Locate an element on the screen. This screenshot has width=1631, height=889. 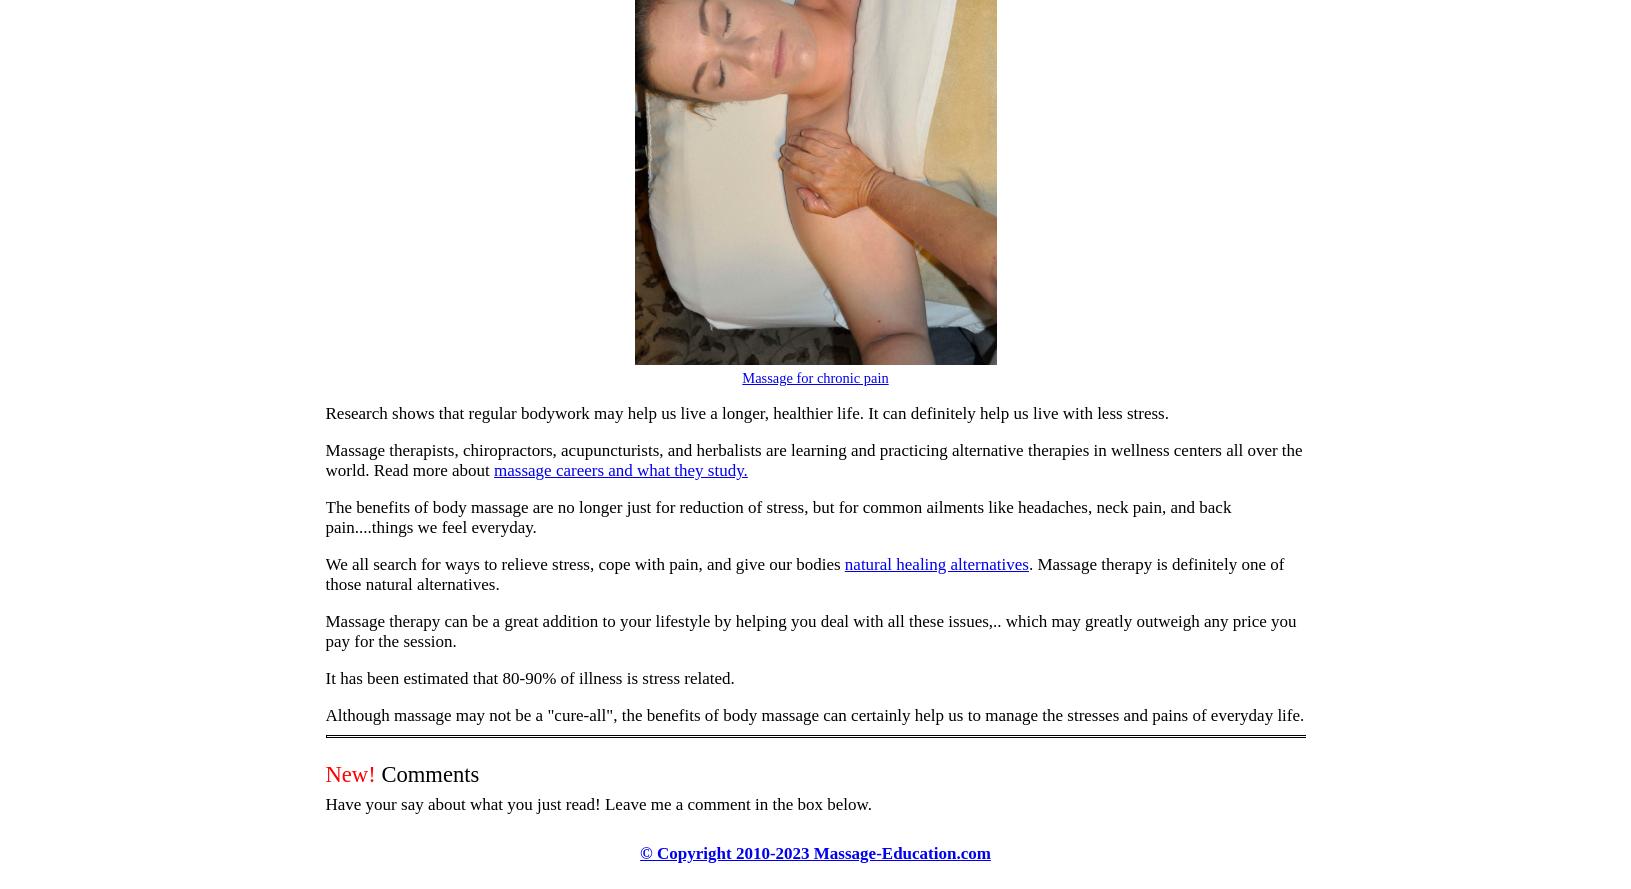
'New!' is located at coordinates (350, 774).